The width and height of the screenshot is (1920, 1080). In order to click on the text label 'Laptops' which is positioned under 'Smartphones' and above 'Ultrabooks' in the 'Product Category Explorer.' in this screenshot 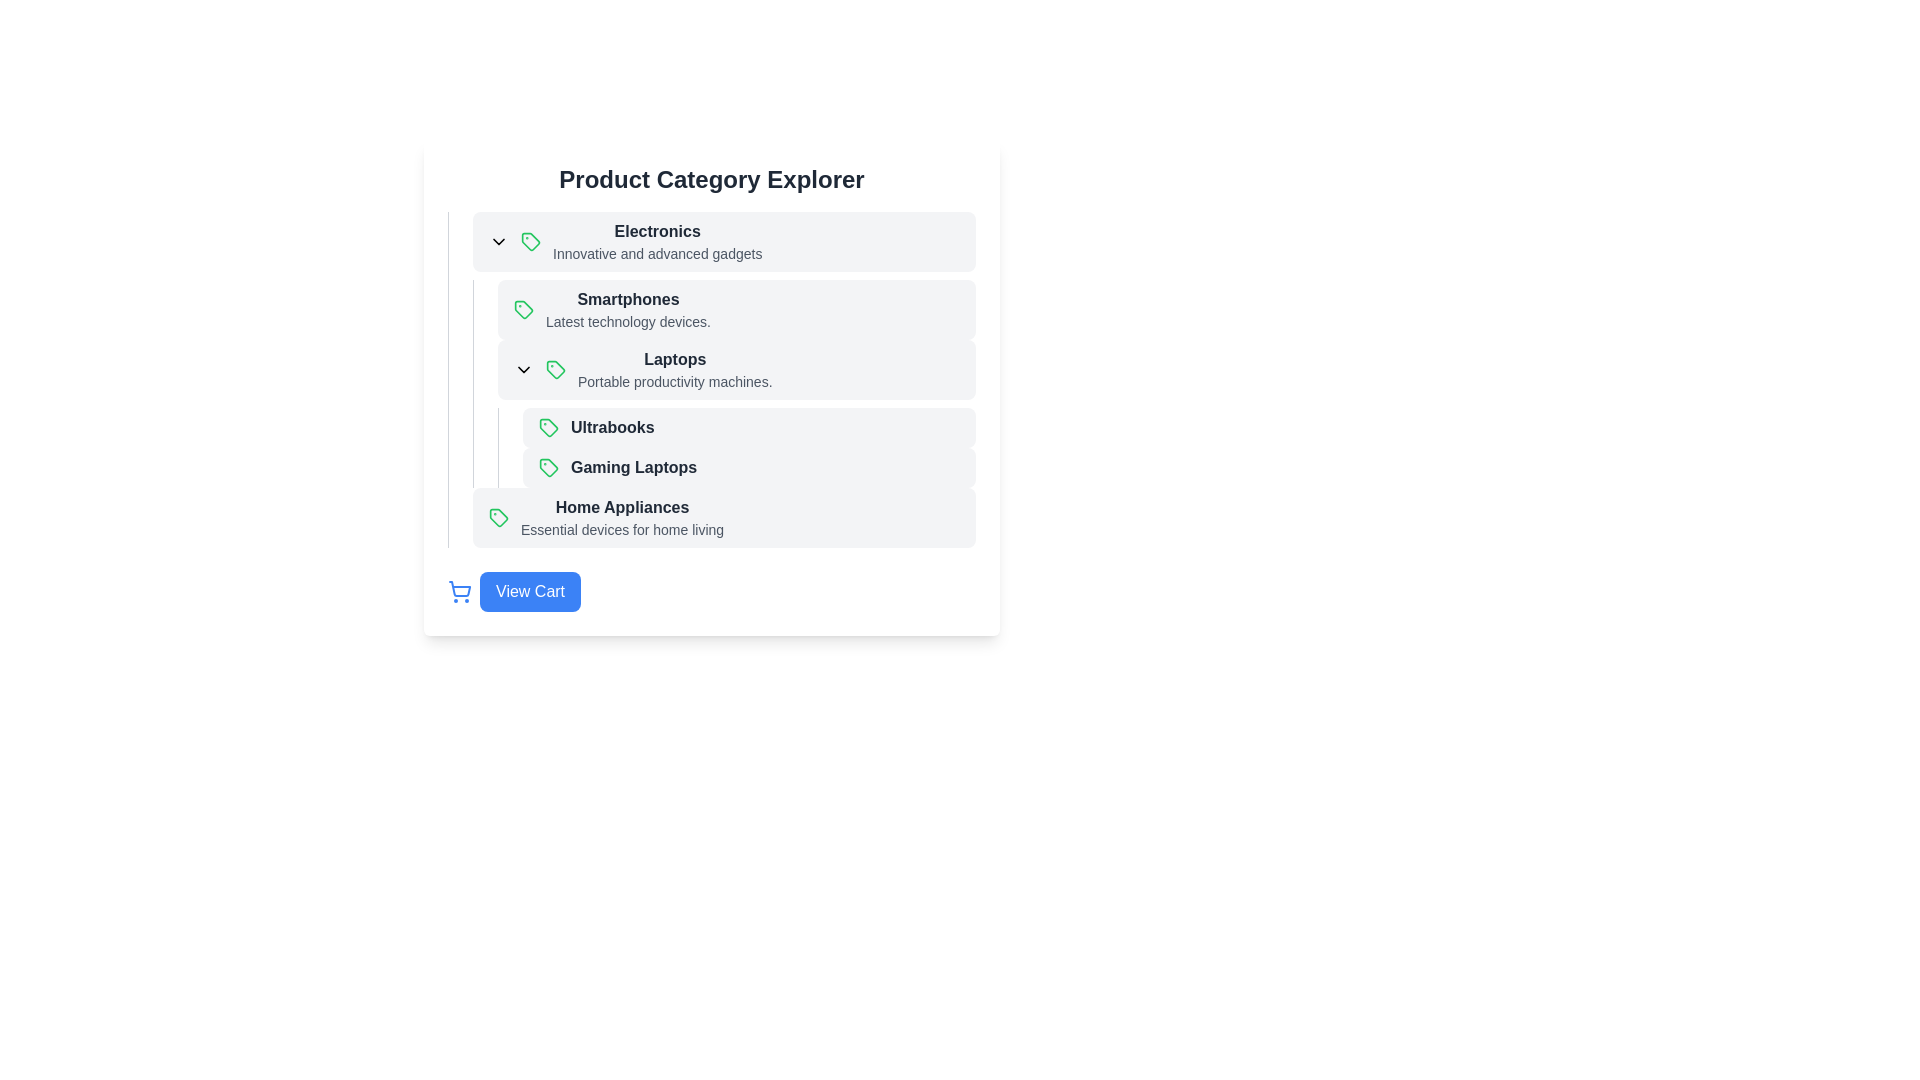, I will do `click(675, 358)`.